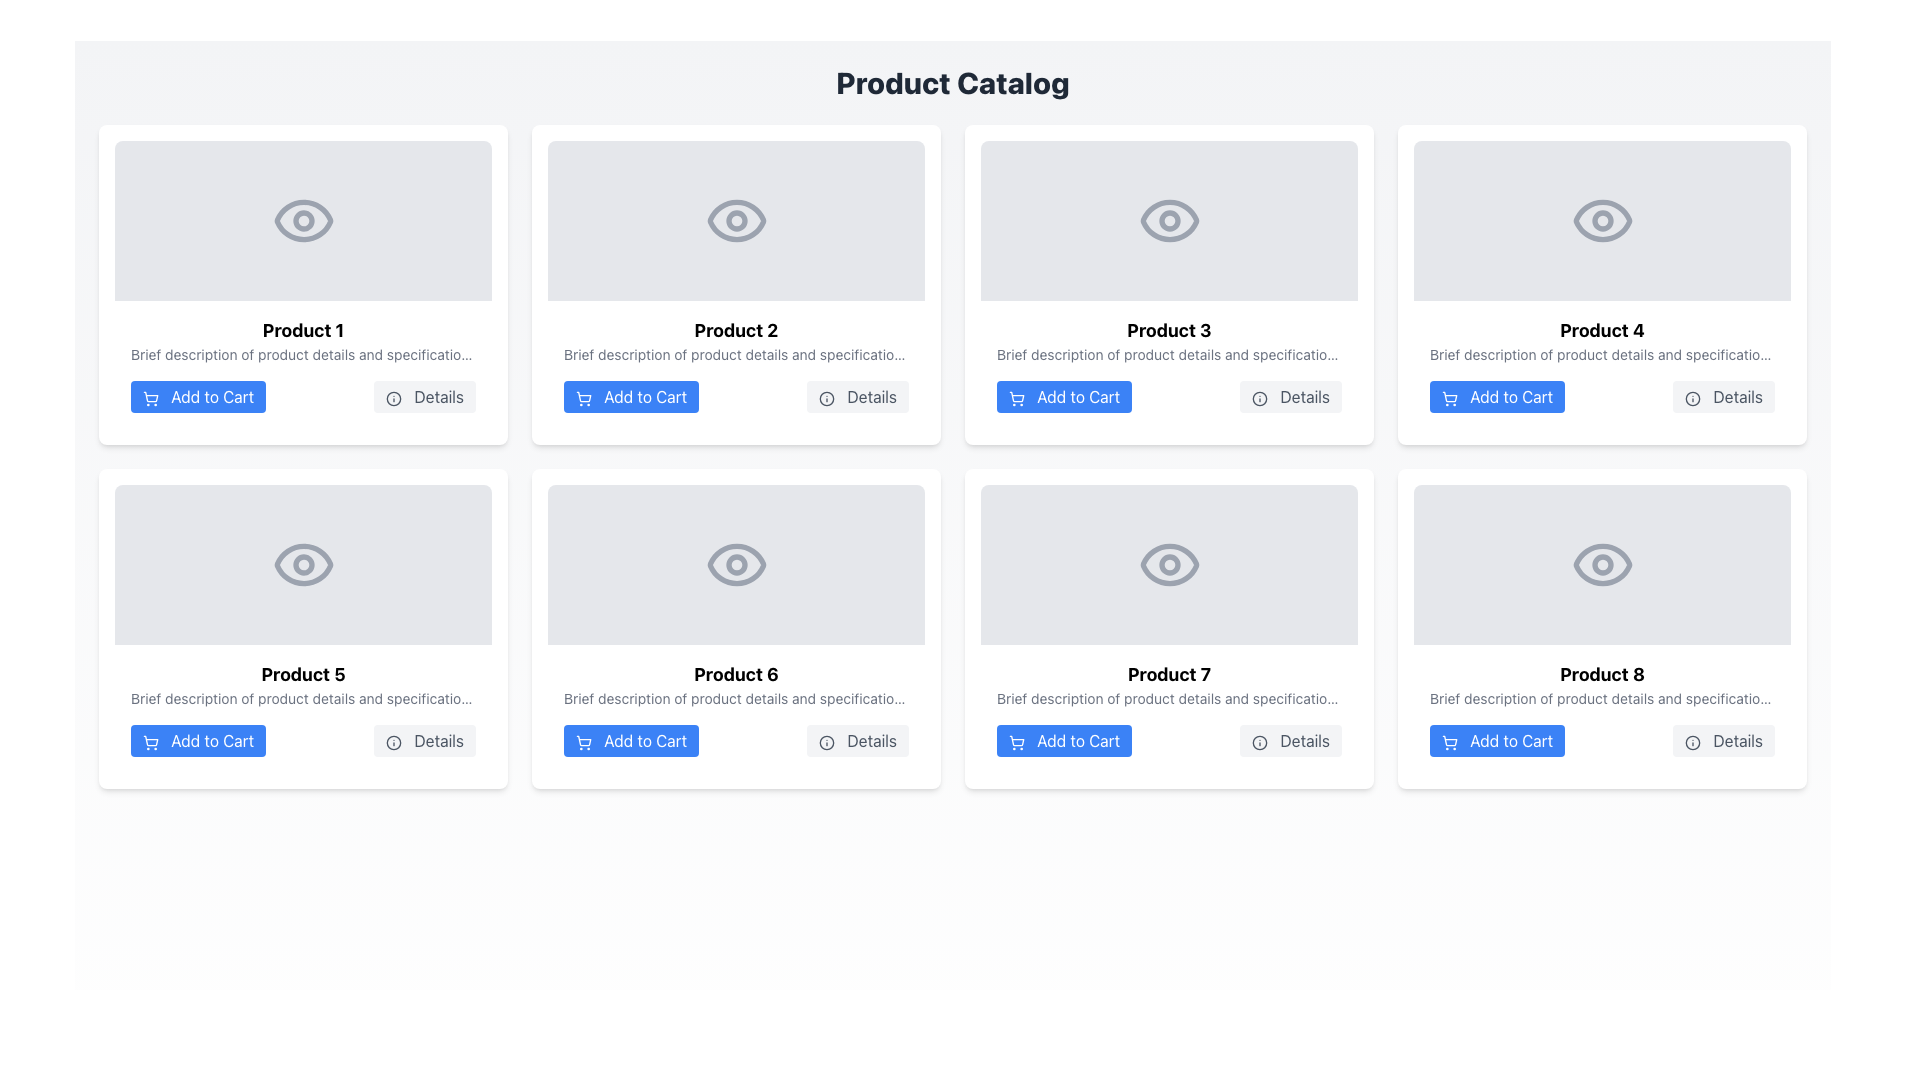  Describe the element at coordinates (302, 220) in the screenshot. I see `the small circular element located in the center of the eye icon within the 'Product 1' card` at that location.